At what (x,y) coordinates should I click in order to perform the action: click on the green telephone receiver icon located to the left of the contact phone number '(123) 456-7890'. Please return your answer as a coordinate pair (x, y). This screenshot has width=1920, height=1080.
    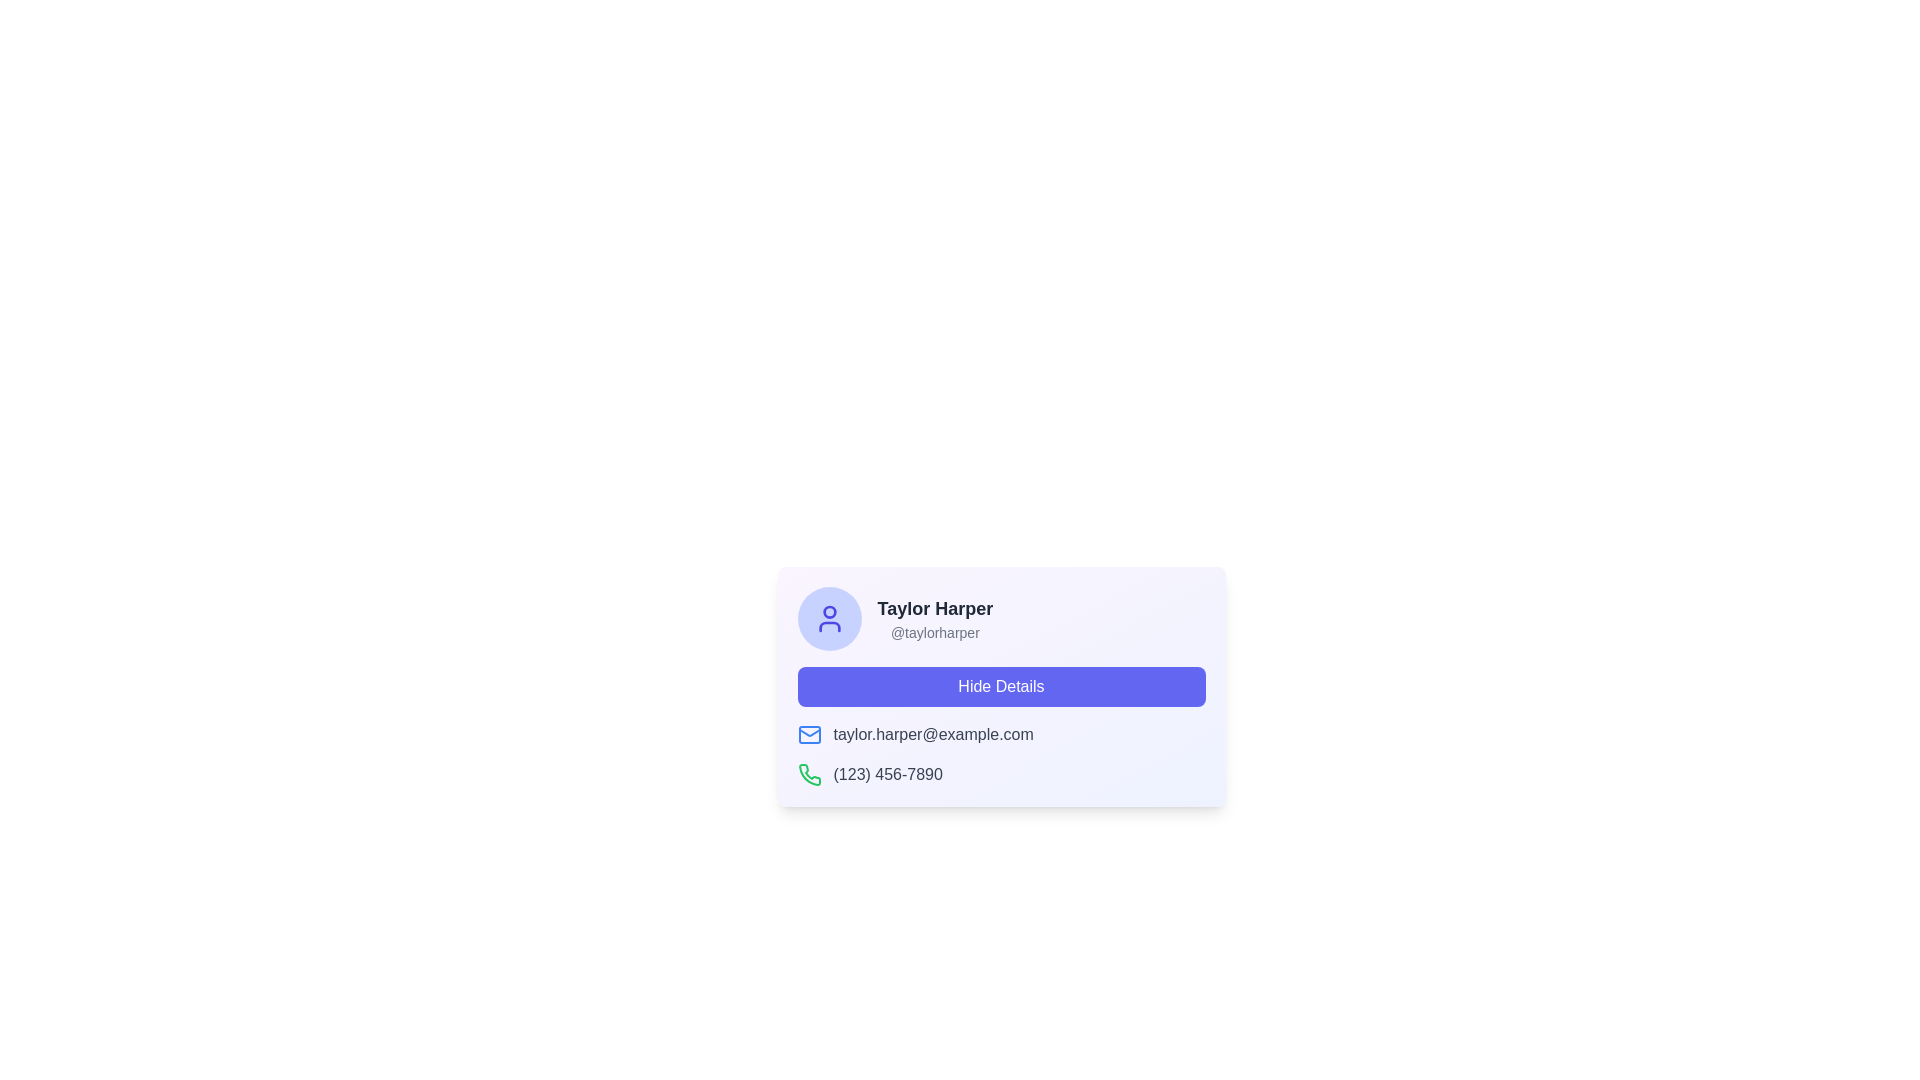
    Looking at the image, I should click on (809, 774).